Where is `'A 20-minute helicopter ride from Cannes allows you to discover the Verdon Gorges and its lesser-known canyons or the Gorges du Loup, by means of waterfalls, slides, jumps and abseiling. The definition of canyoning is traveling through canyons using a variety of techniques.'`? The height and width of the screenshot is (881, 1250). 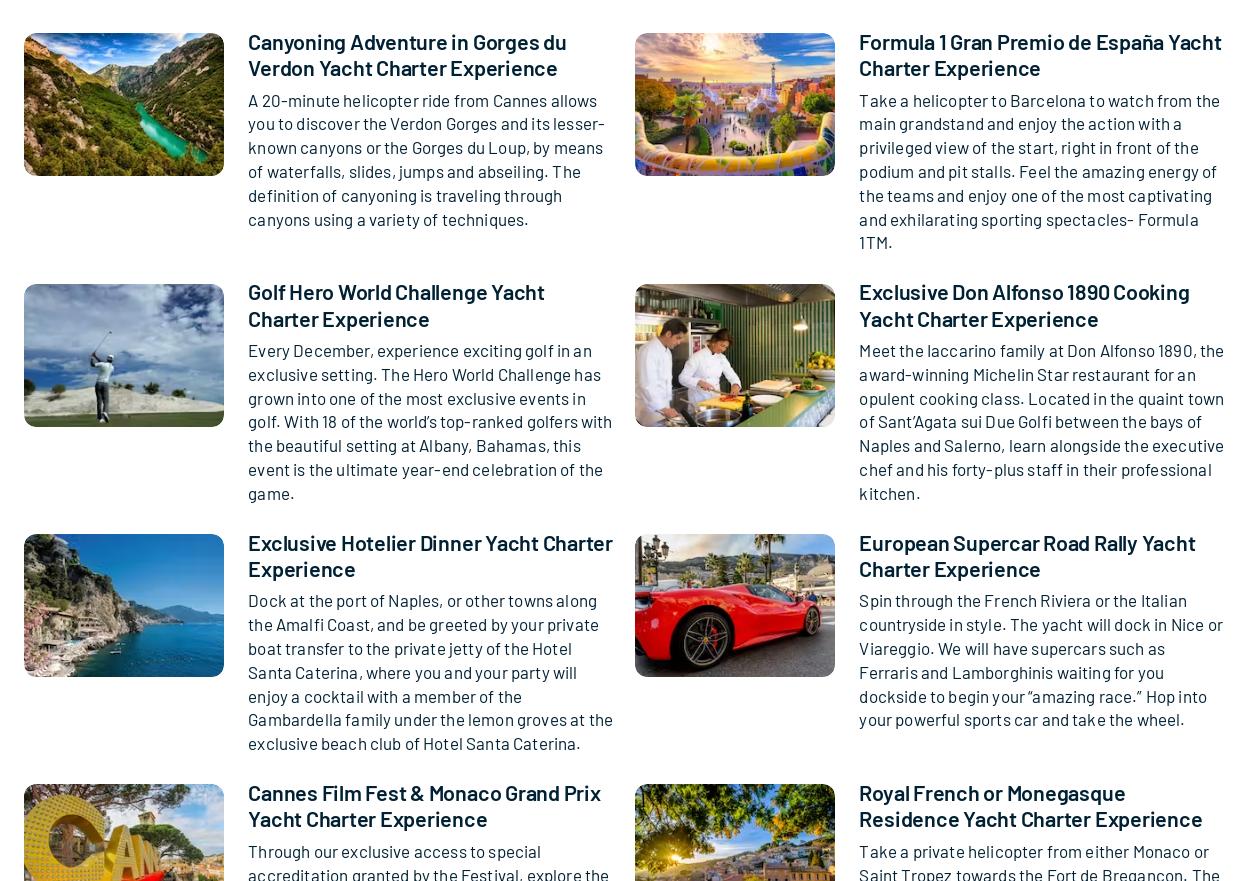 'A 20-minute helicopter ride from Cannes allows you to discover the Verdon Gorges and its lesser-known canyons or the Gorges du Loup, by means of waterfalls, slides, jumps and abseiling. The definition of canyoning is traveling through canyons using a variety of techniques.' is located at coordinates (426, 157).